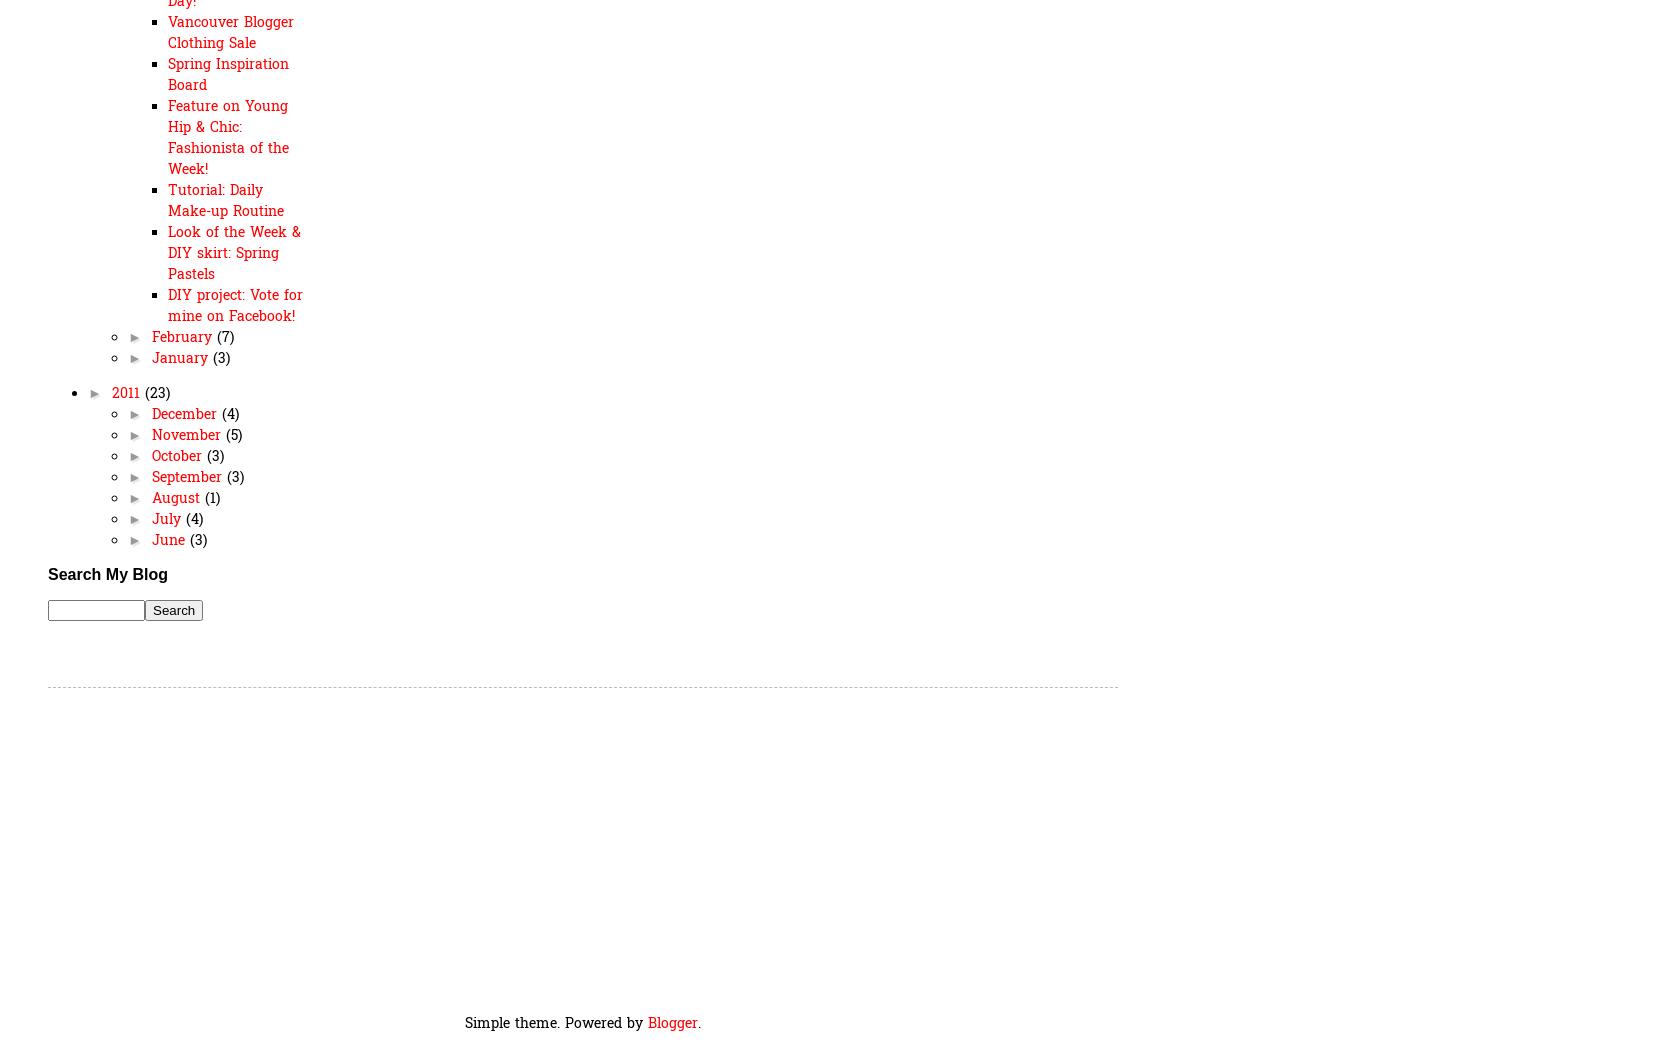 The height and width of the screenshot is (1047, 1658). What do you see at coordinates (232, 435) in the screenshot?
I see `'(5)'` at bounding box center [232, 435].